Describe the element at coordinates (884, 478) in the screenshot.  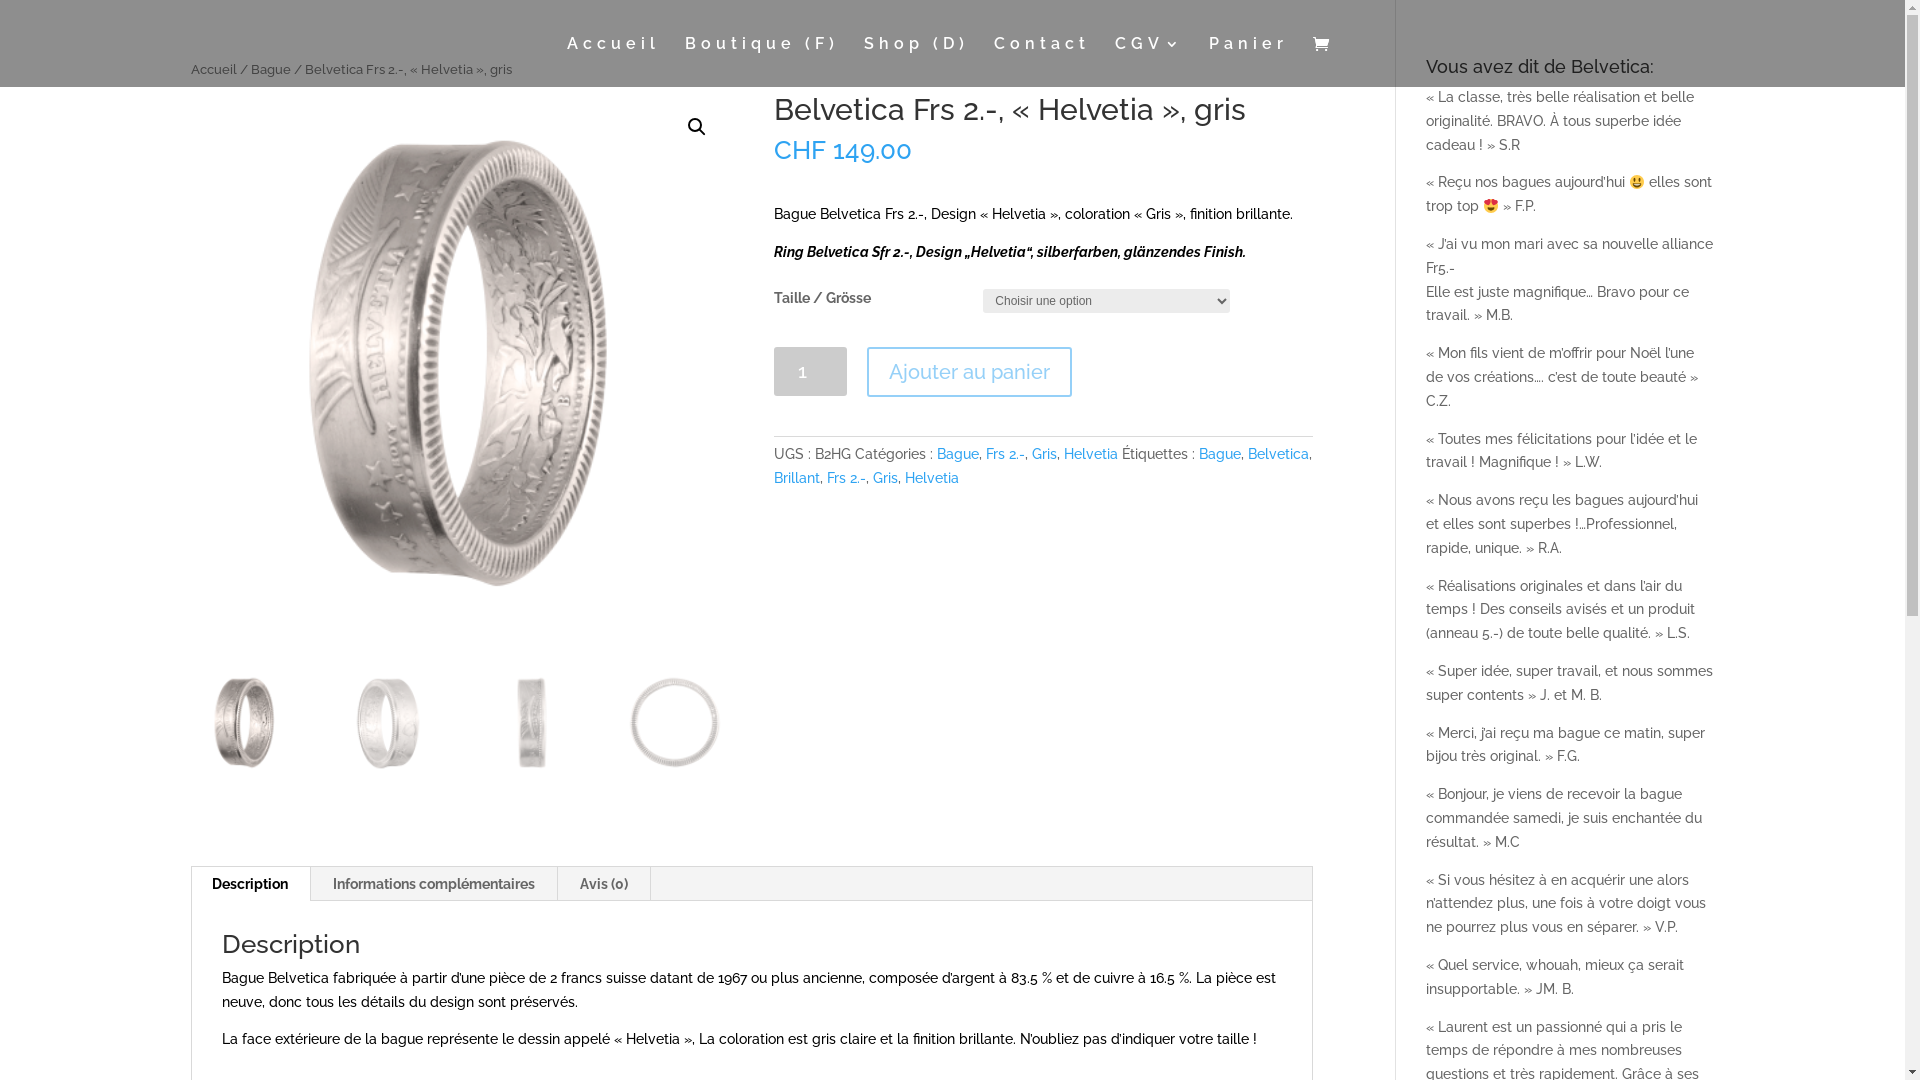
I see `'Gris'` at that location.